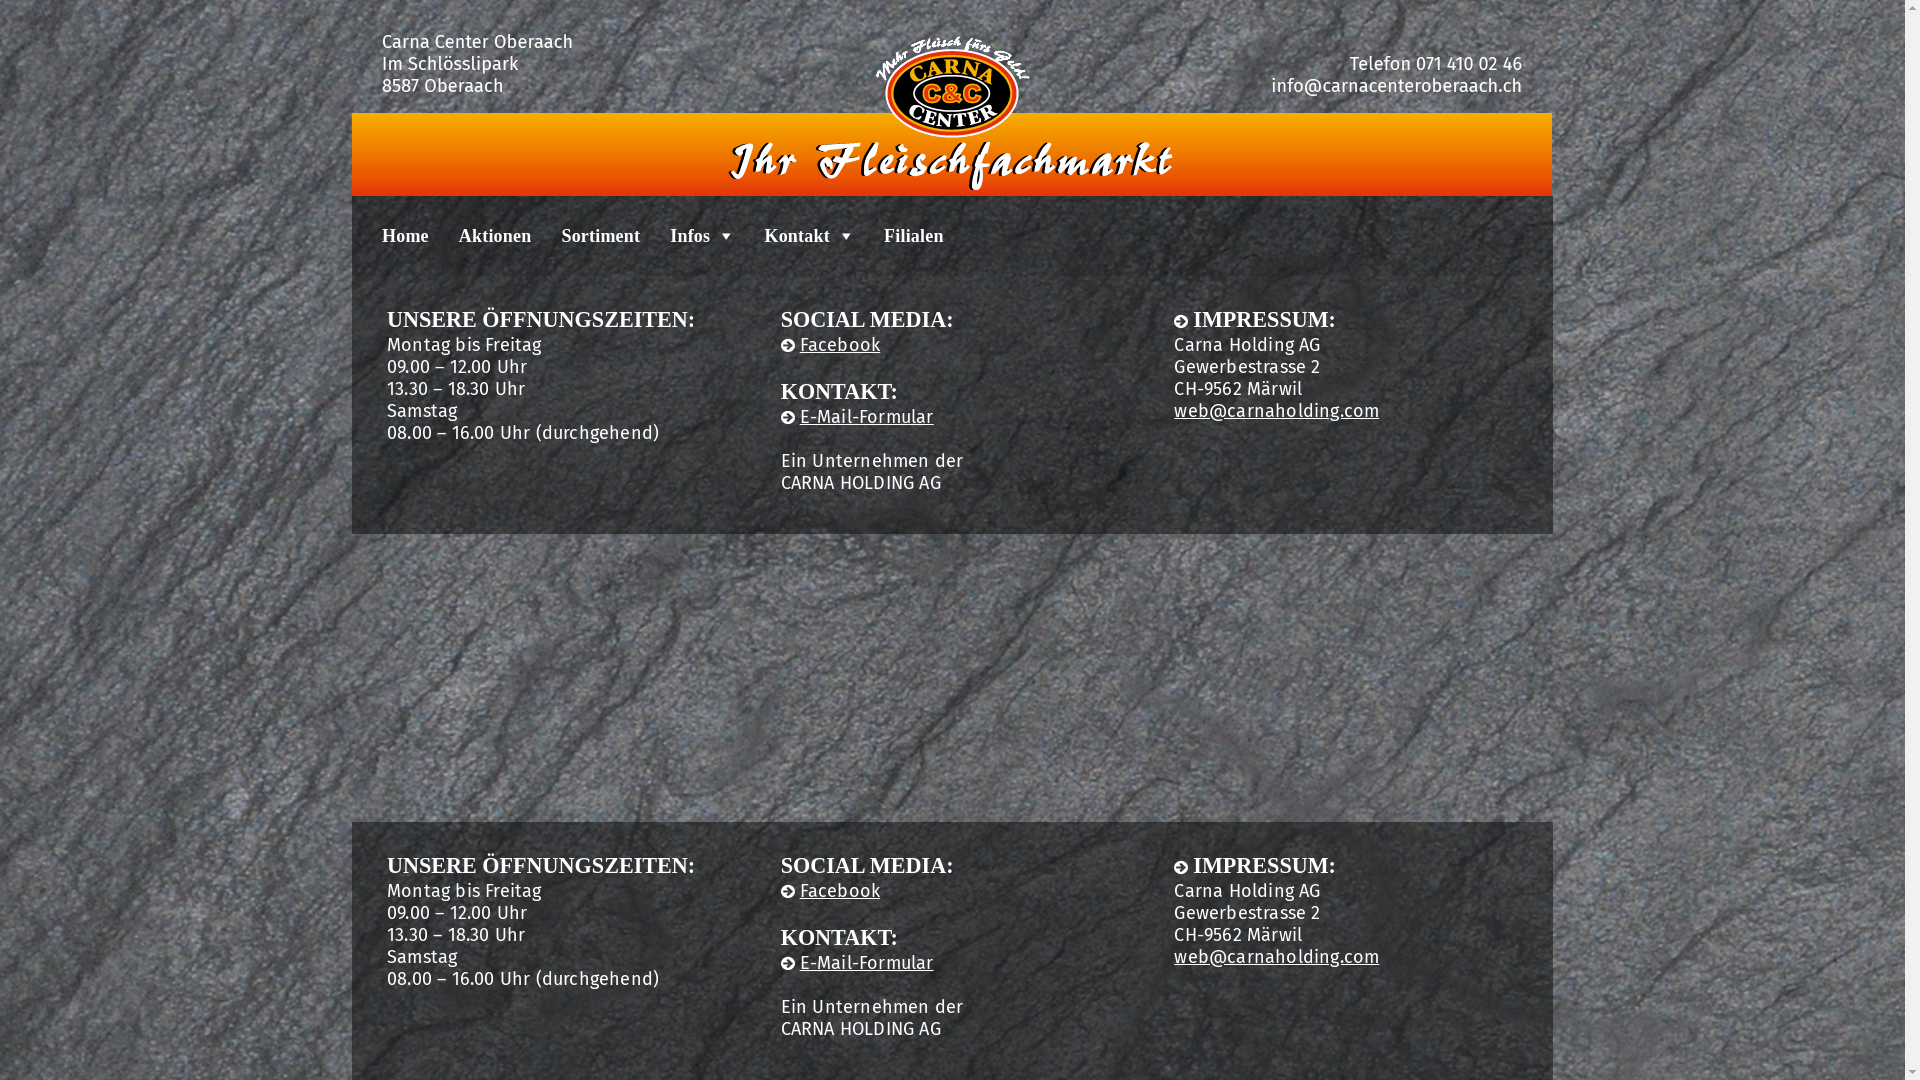  Describe the element at coordinates (480, 234) in the screenshot. I see `'Aktionen'` at that location.